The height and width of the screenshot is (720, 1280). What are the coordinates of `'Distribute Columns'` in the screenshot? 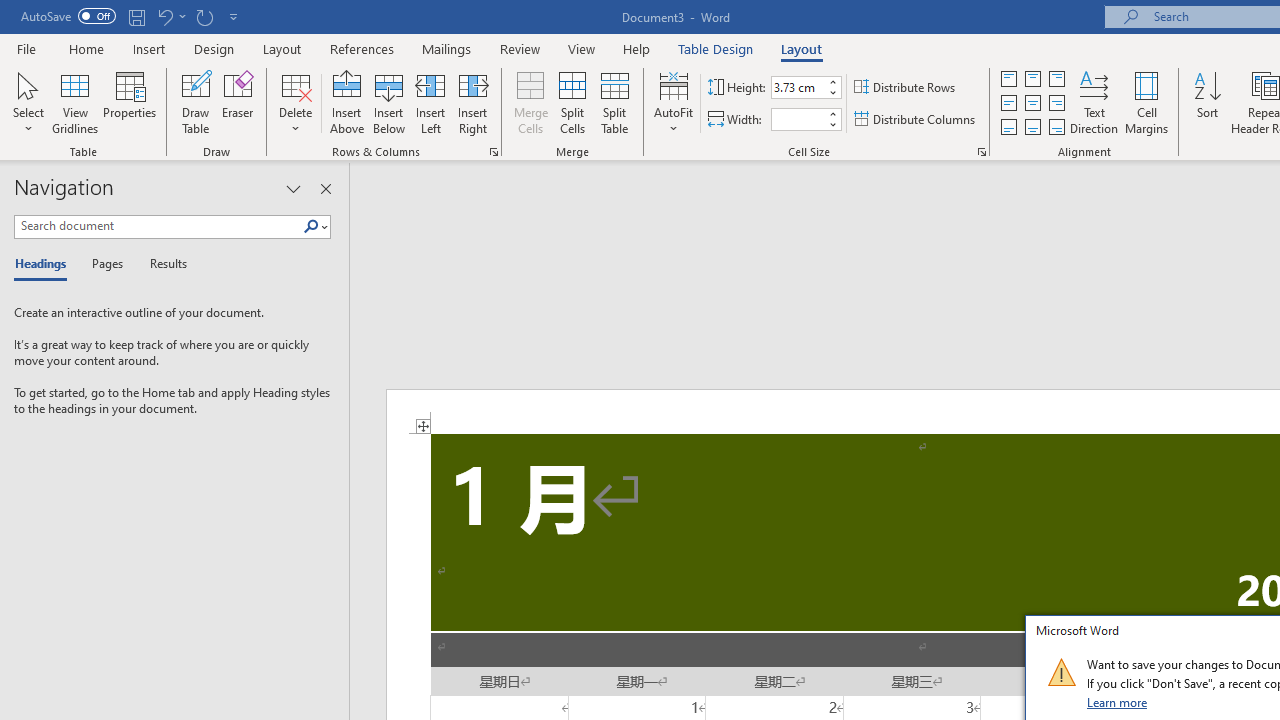 It's located at (915, 119).